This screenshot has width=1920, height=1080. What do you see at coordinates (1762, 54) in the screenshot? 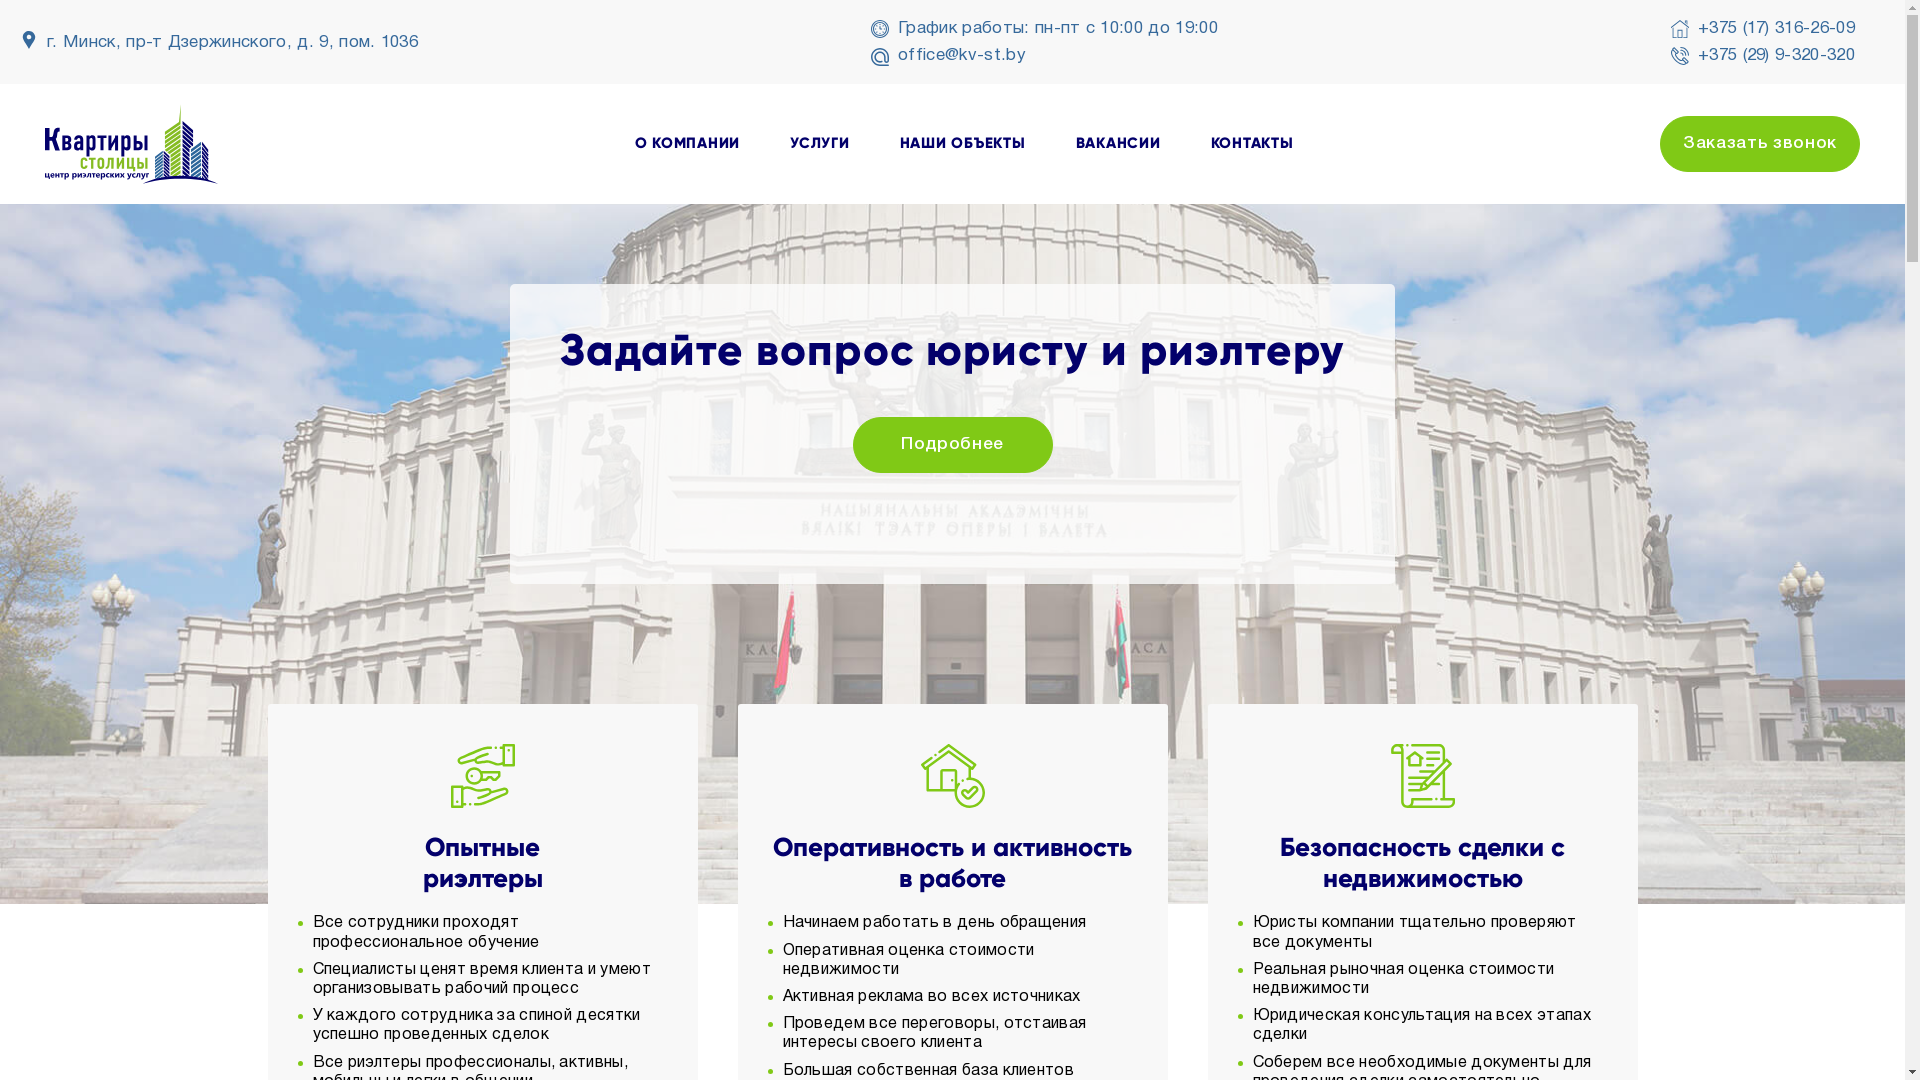
I see `'+375 (29) 9-320-320'` at bounding box center [1762, 54].